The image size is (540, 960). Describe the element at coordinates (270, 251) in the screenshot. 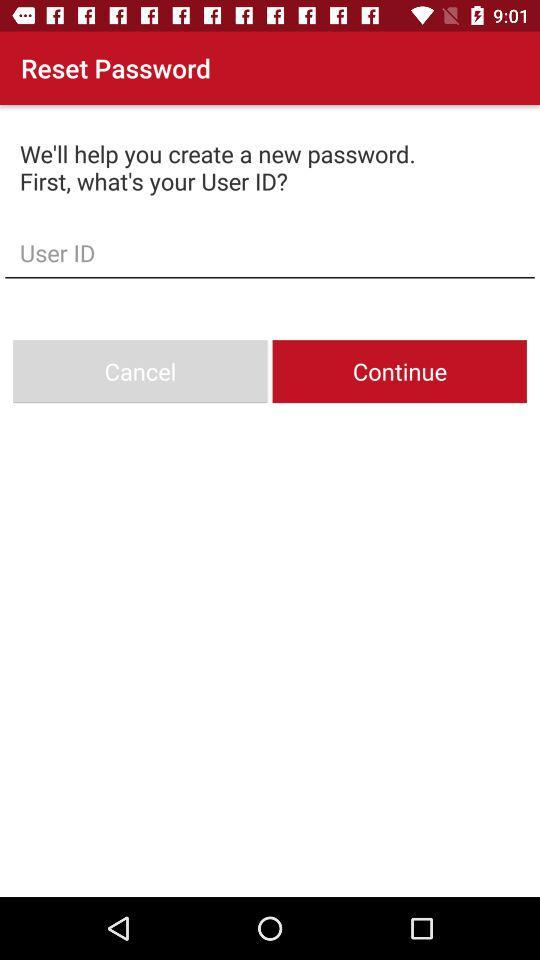

I see `user id` at that location.